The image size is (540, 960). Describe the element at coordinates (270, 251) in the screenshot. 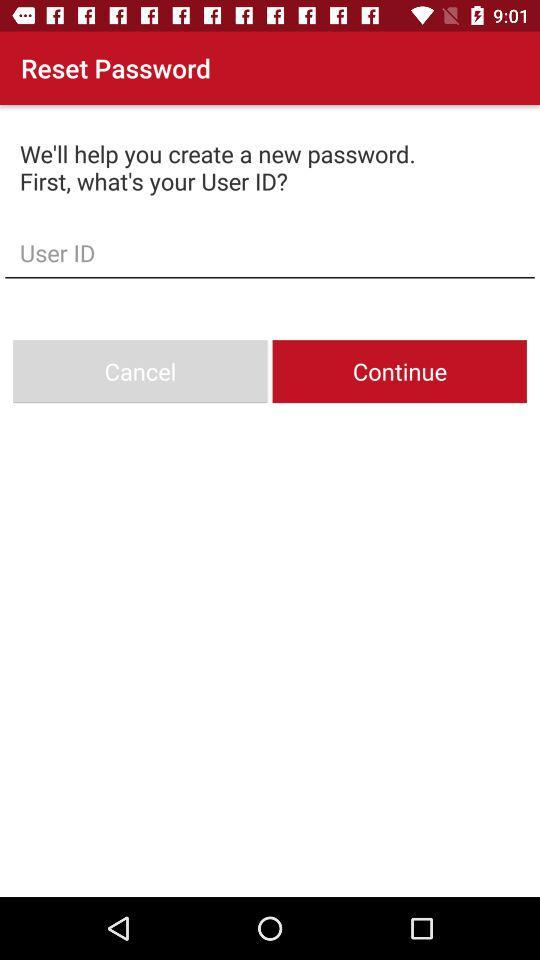

I see `user id` at that location.